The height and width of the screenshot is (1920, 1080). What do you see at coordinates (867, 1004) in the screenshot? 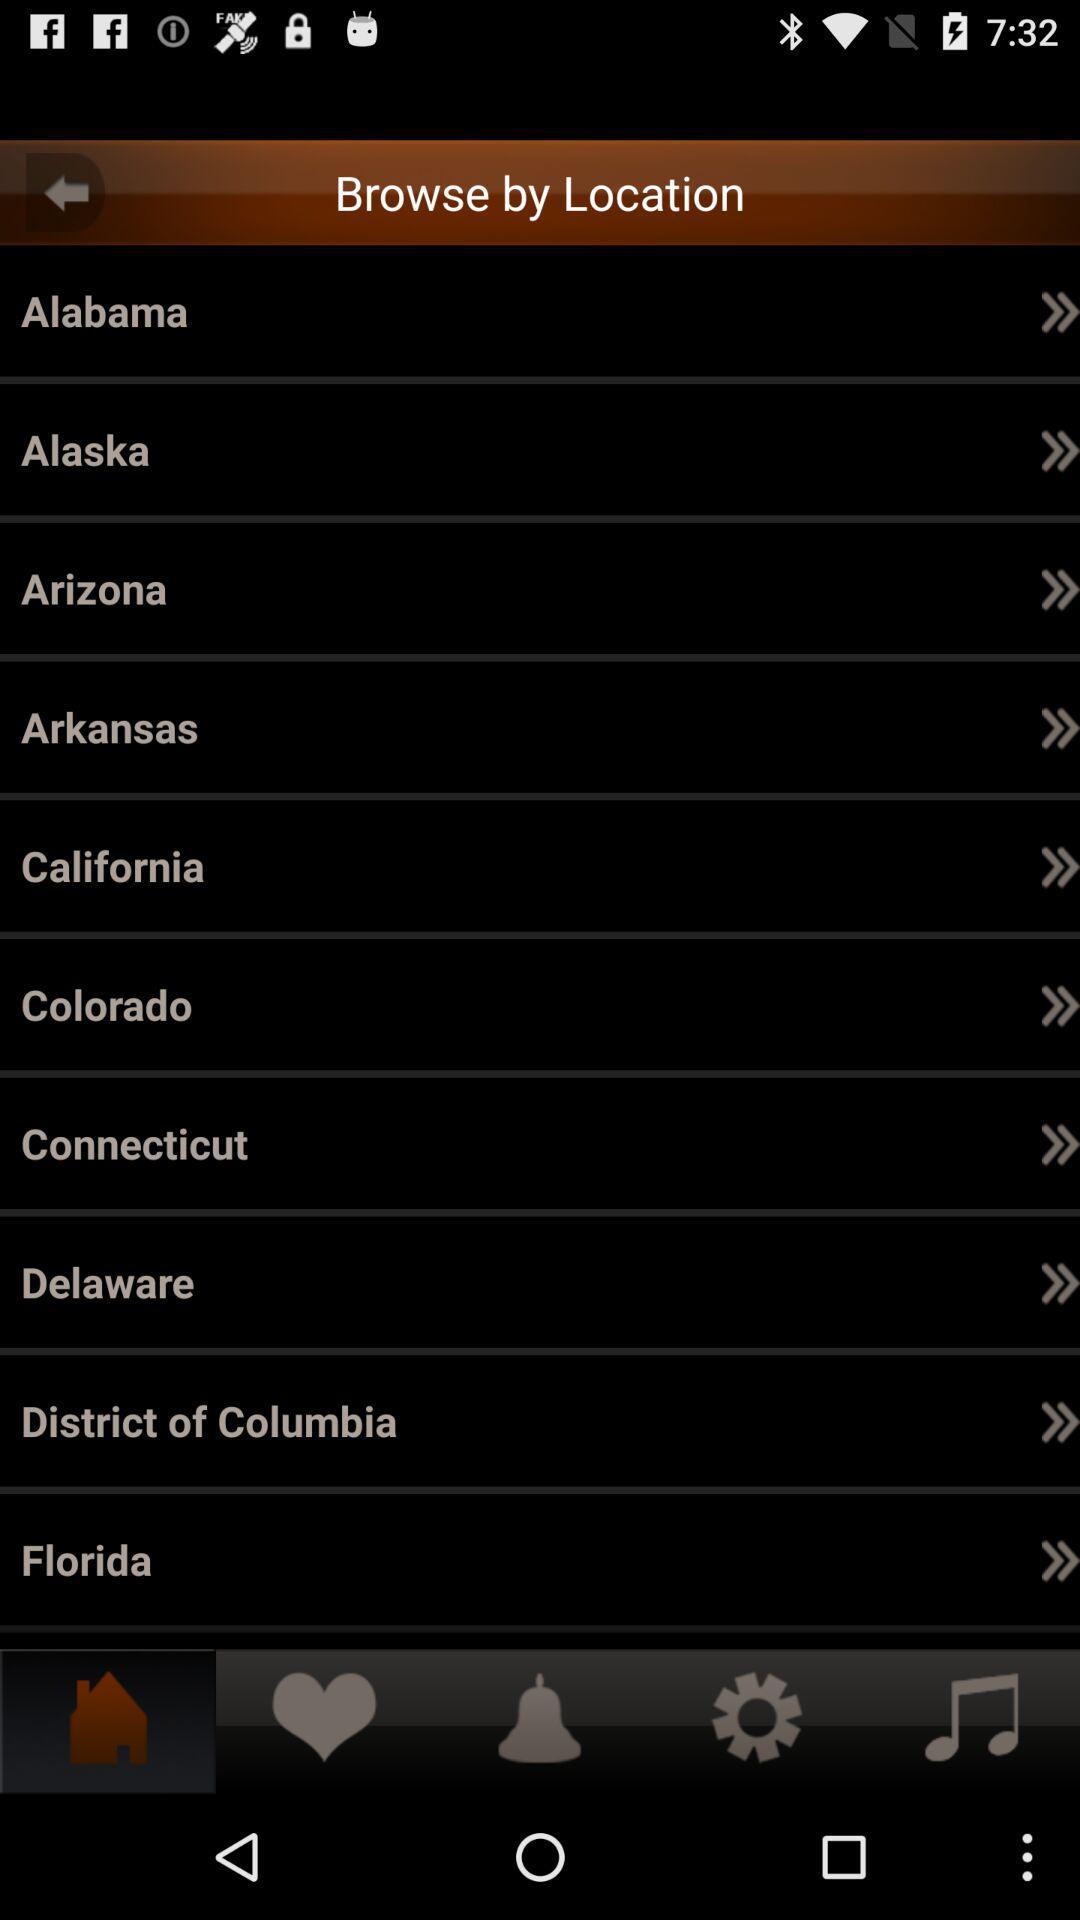
I see `item above   contra costa item` at bounding box center [867, 1004].